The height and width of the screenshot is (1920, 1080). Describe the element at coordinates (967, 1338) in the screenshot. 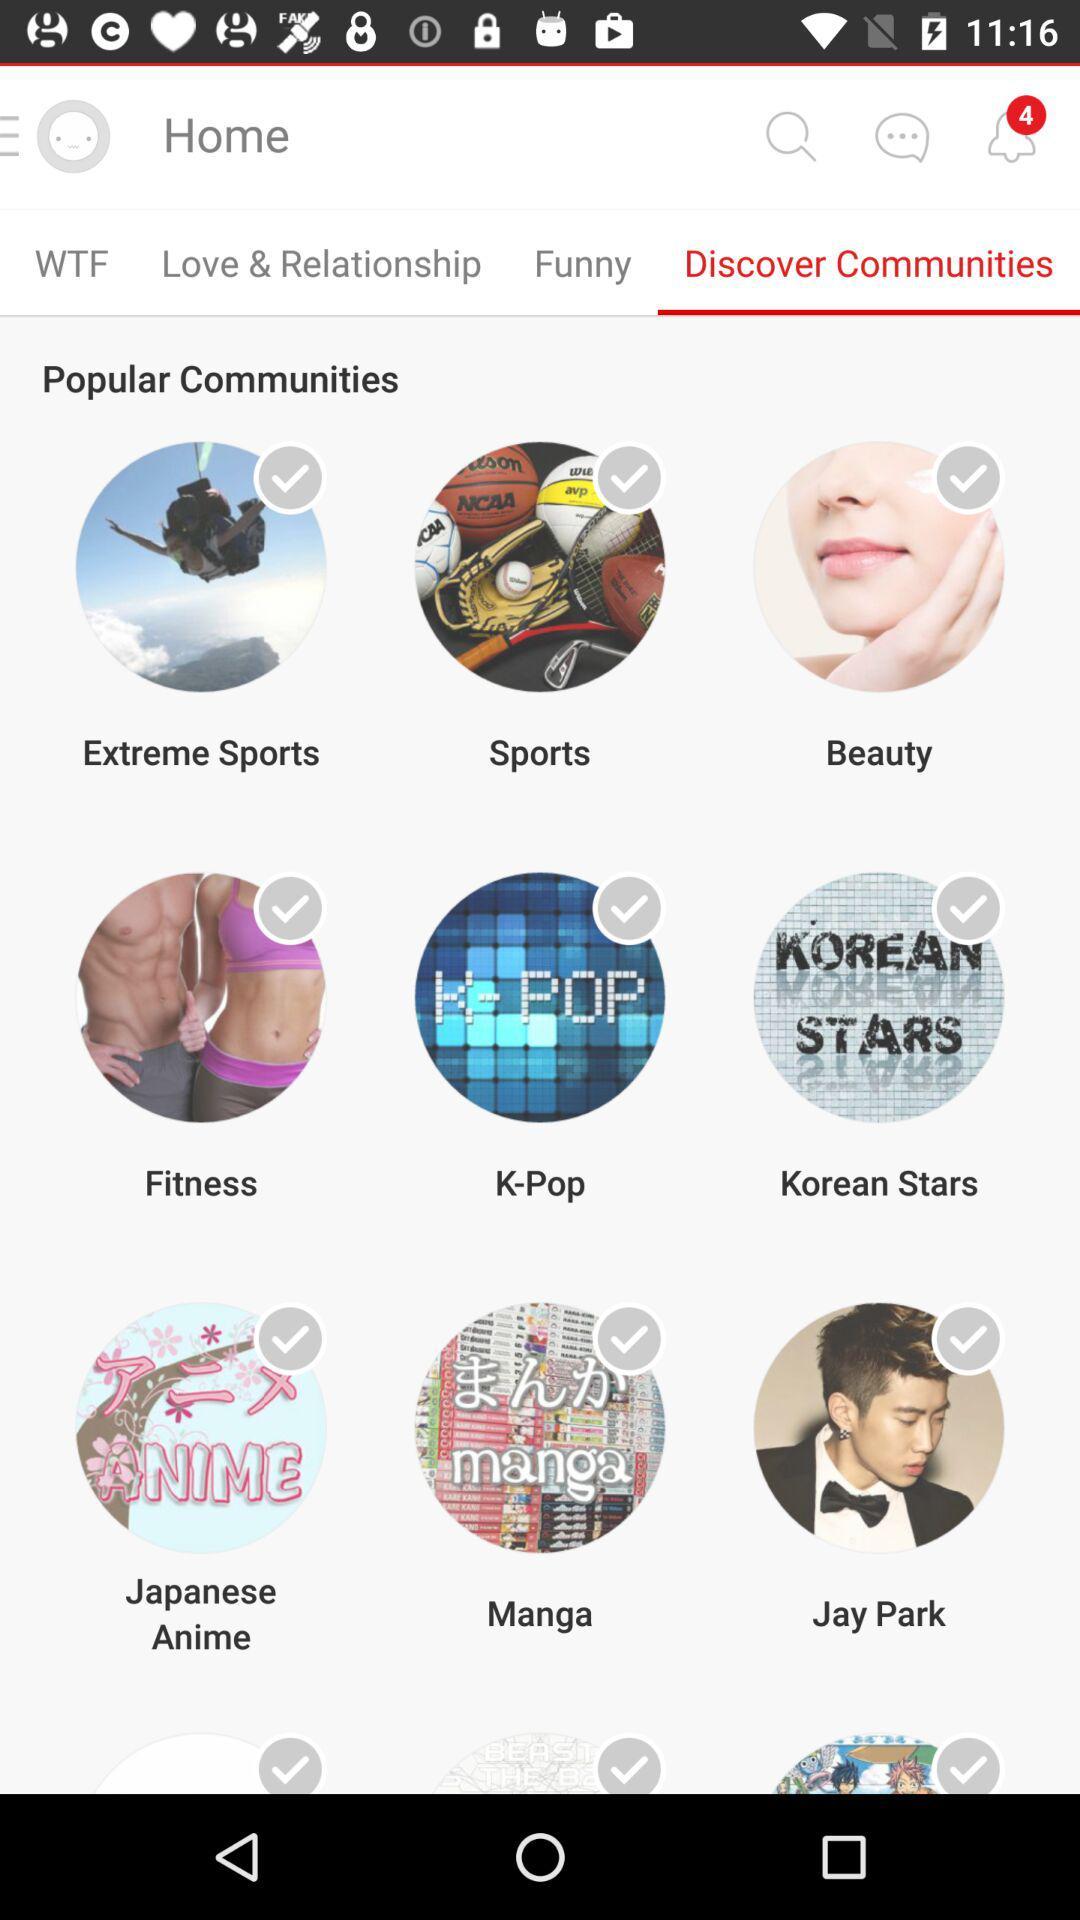

I see `community` at that location.